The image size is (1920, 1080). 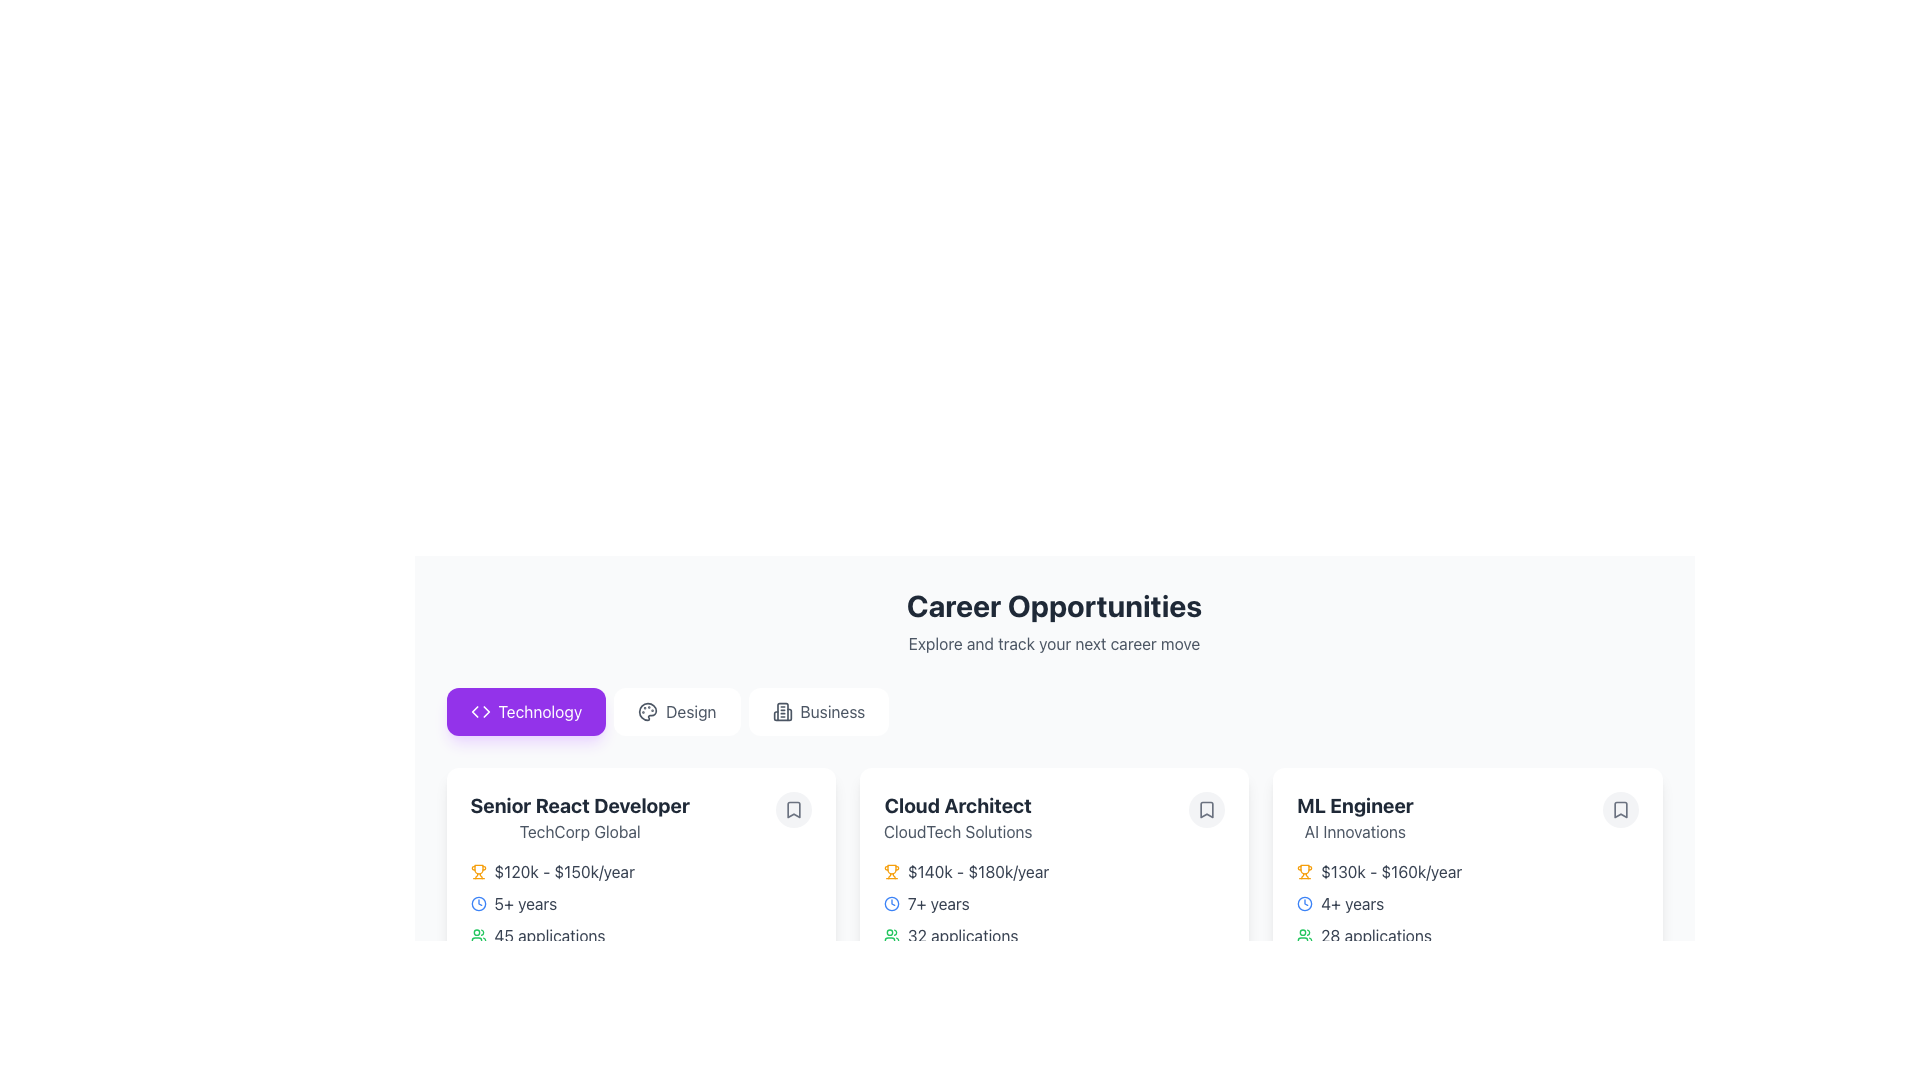 I want to click on the leftmost button in the row of buttons below the 'Career Opportunities' title, so click(x=526, y=711).